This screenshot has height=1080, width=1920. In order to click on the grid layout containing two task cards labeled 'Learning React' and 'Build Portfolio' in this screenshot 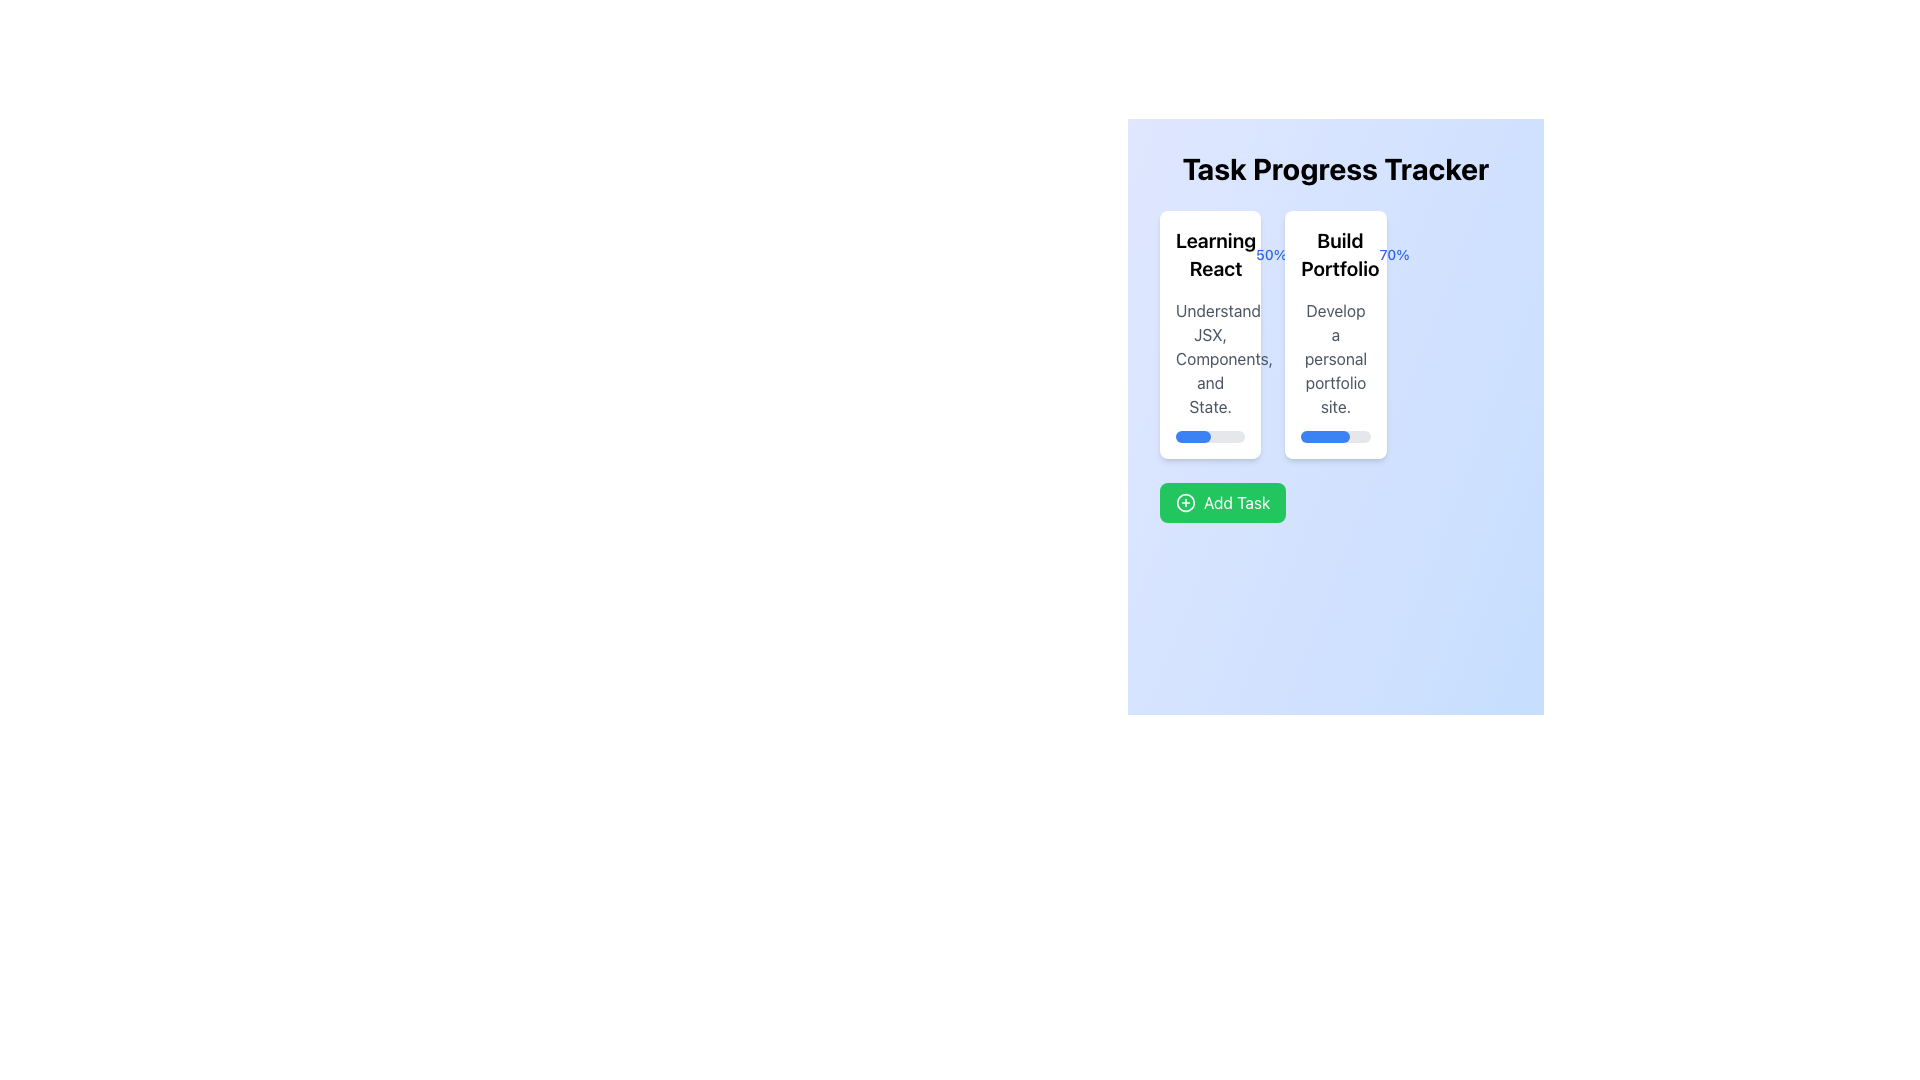, I will do `click(1335, 334)`.